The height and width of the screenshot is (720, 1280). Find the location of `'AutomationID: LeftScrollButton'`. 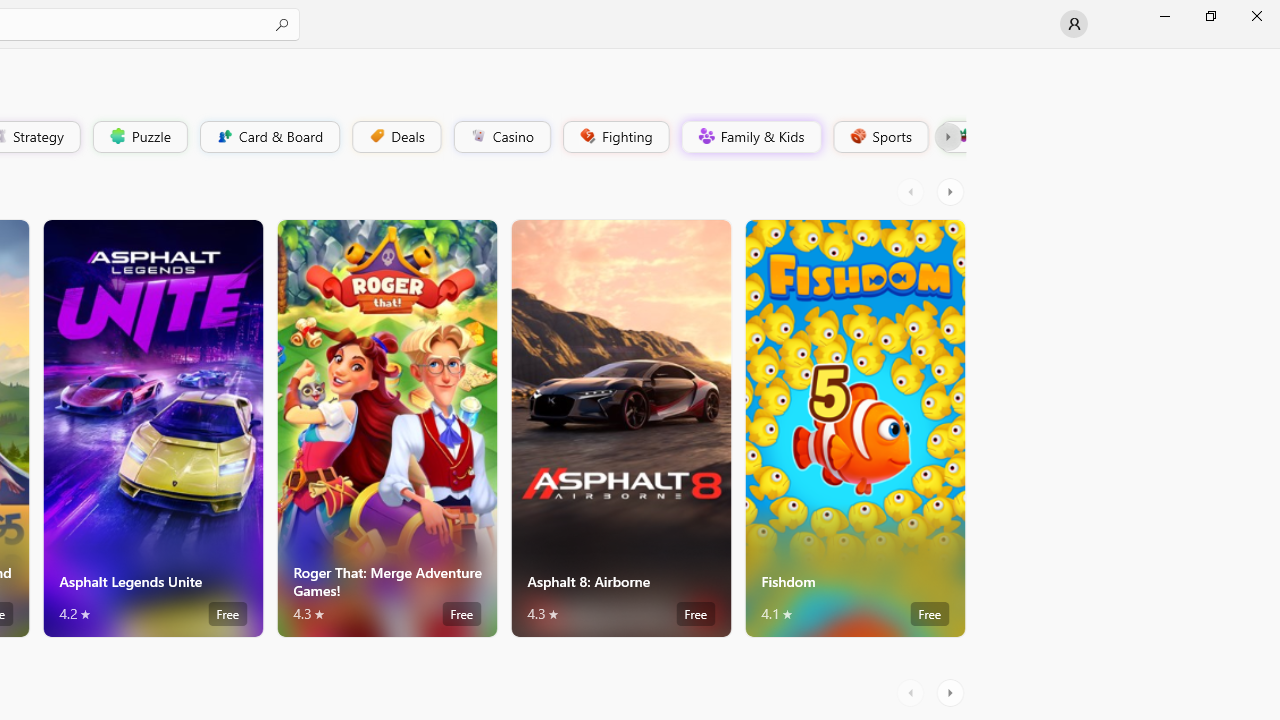

'AutomationID: LeftScrollButton' is located at coordinates (912, 692).